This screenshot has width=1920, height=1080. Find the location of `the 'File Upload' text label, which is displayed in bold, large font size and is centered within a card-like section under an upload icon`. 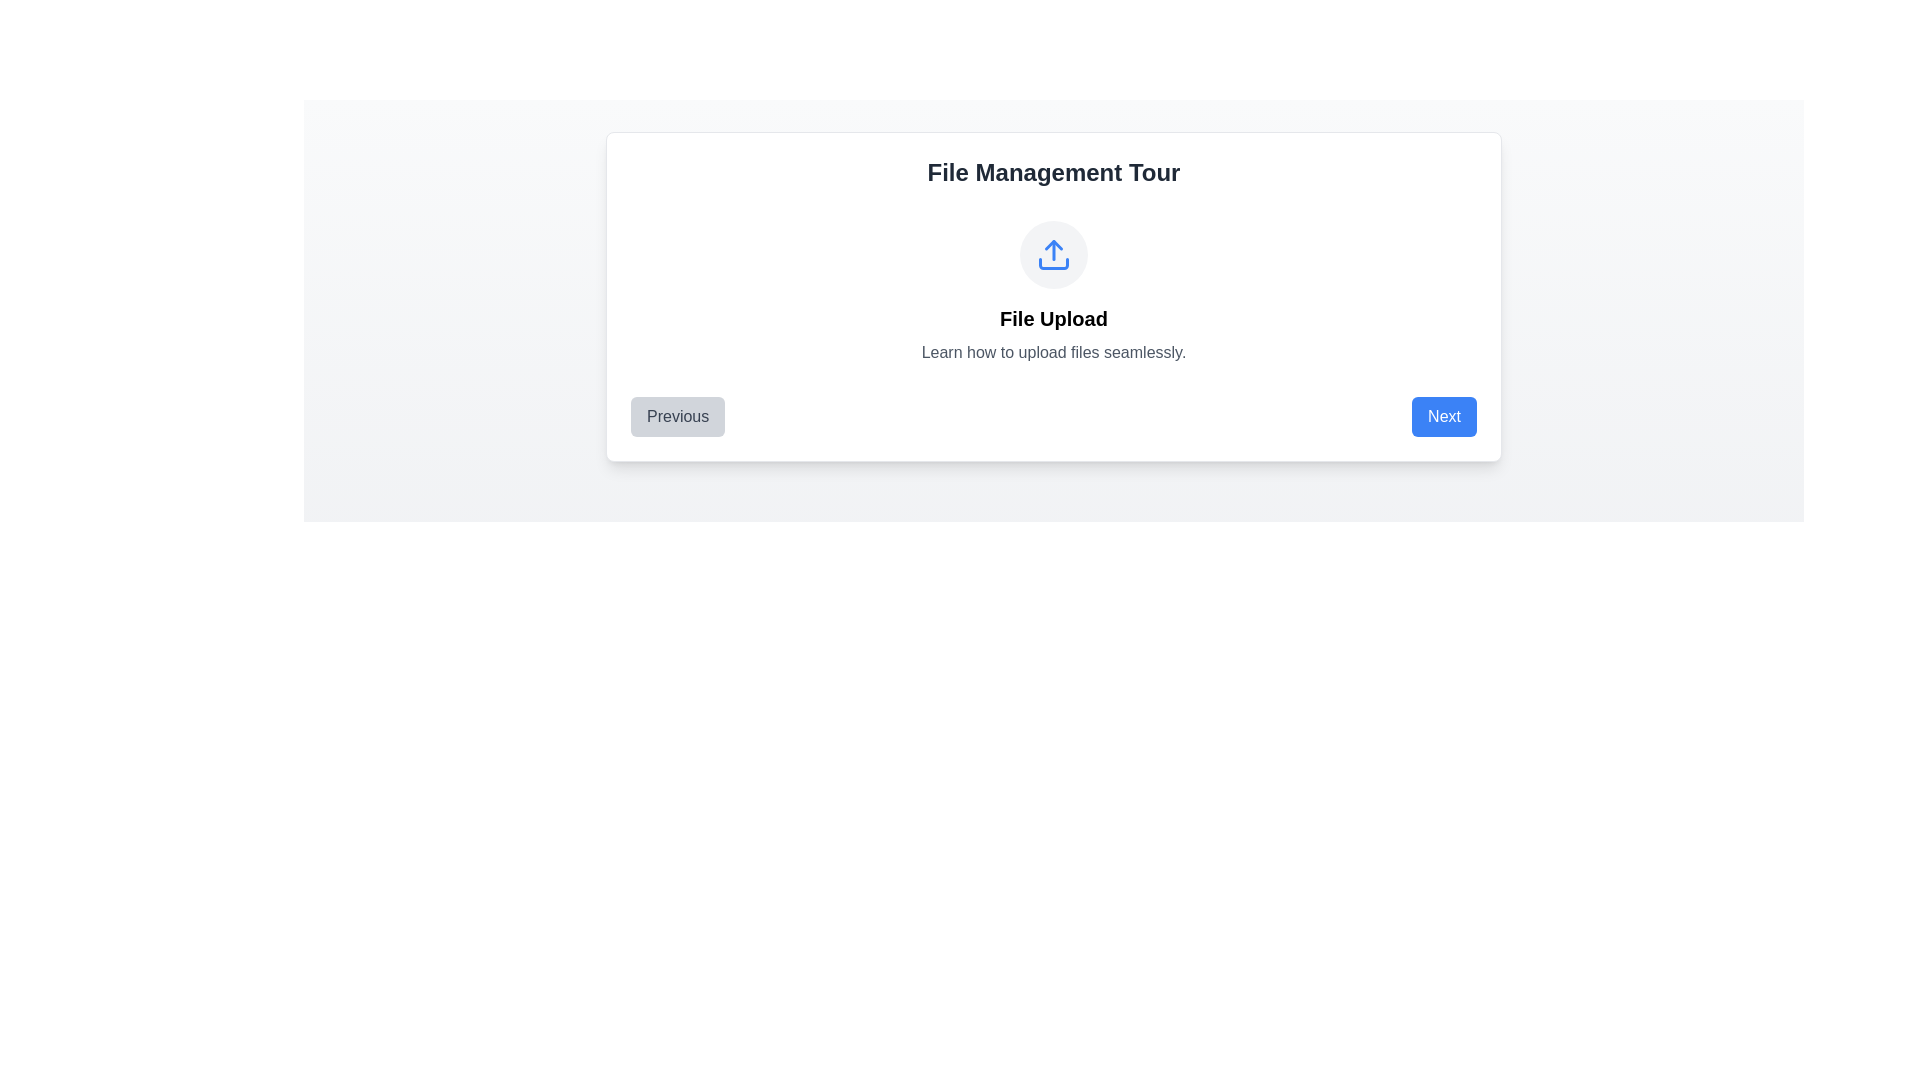

the 'File Upload' text label, which is displayed in bold, large font size and is centered within a card-like section under an upload icon is located at coordinates (1053, 318).